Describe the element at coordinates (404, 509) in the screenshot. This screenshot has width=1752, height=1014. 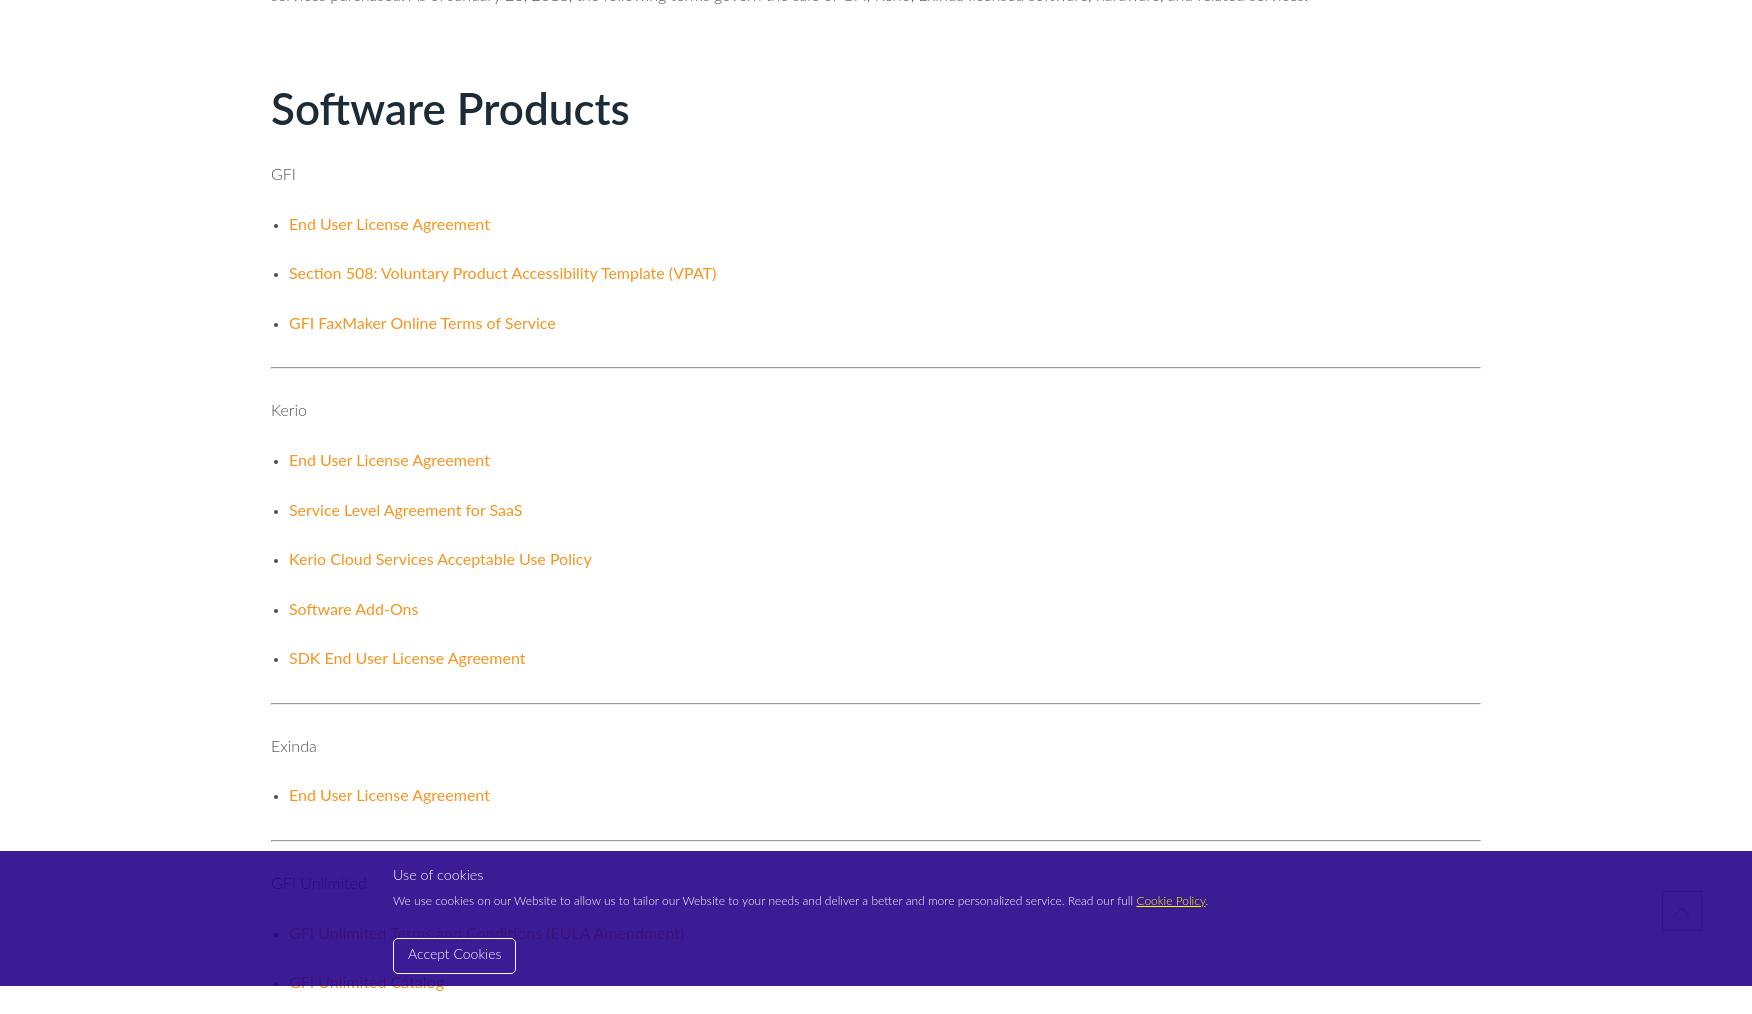
I see `'Service Level Agreement for SaaS'` at that location.